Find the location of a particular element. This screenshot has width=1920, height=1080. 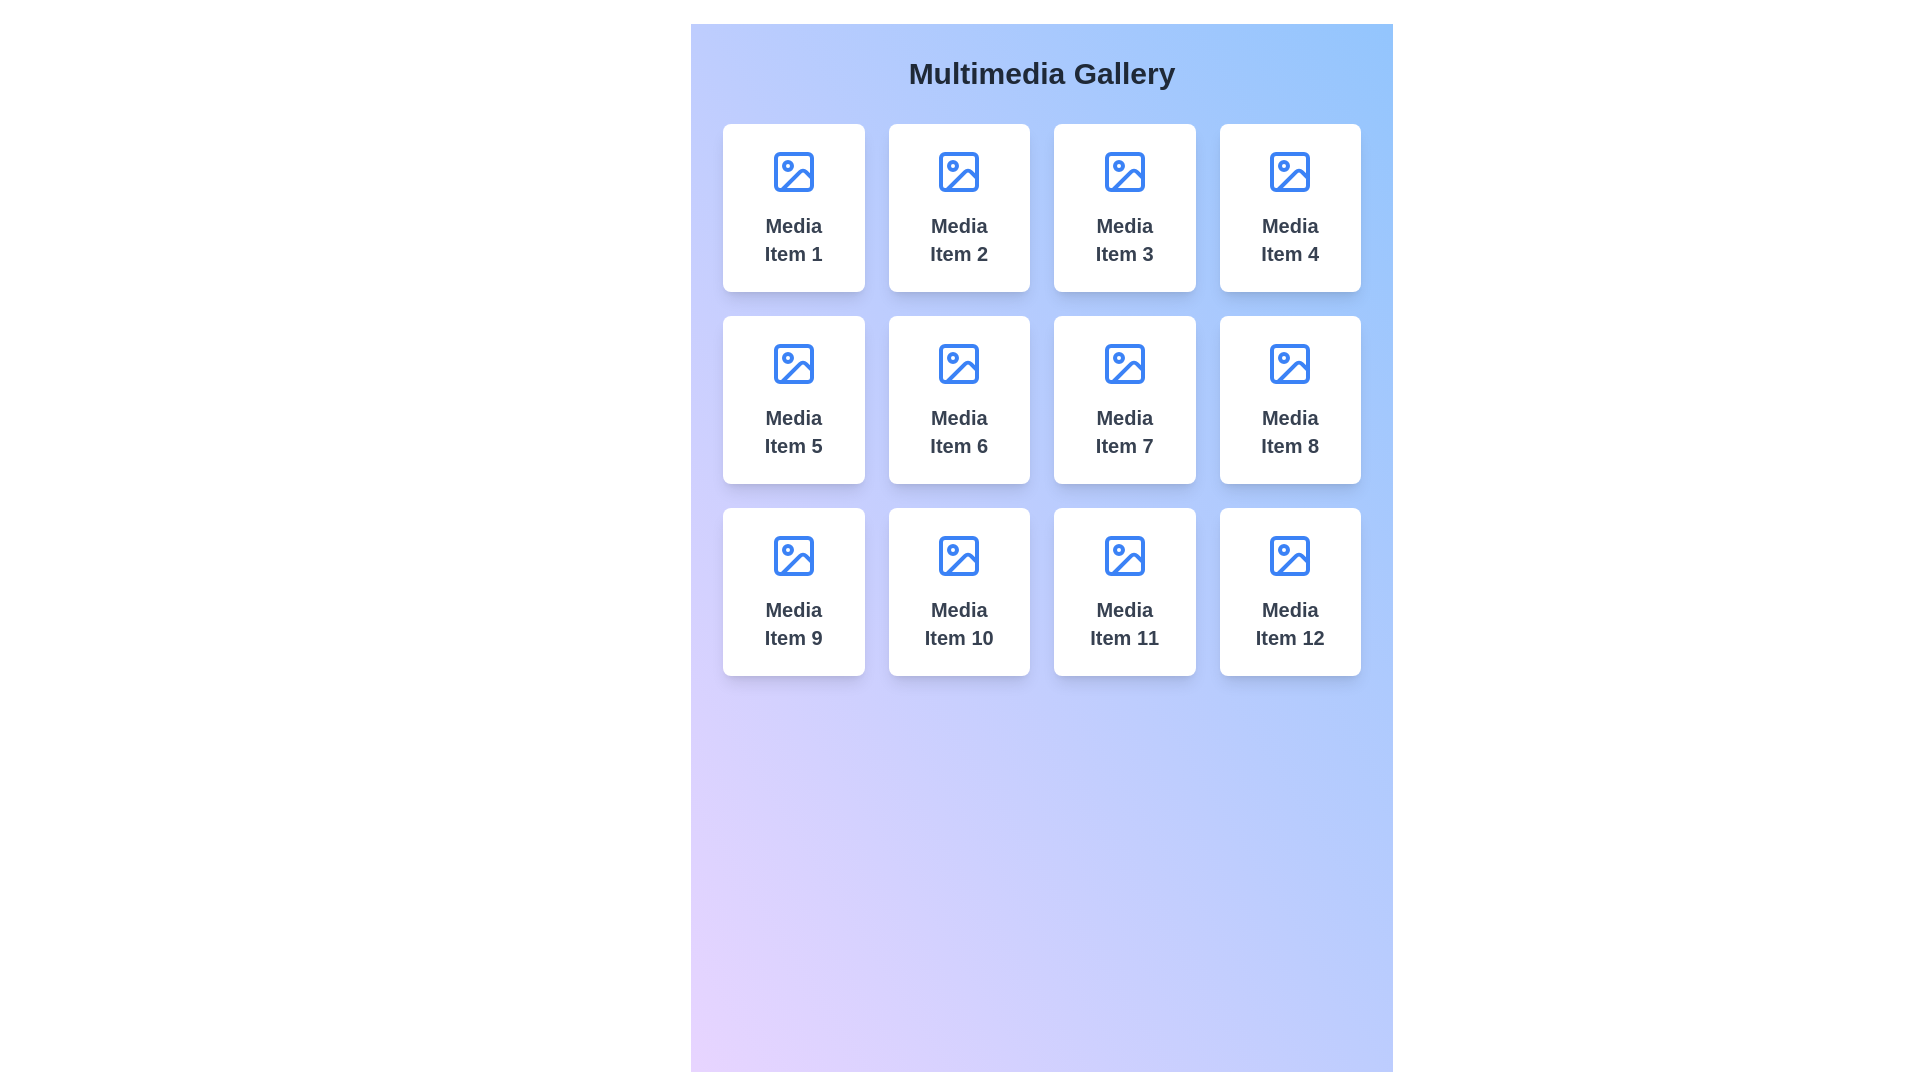

the Card element displaying 'Media Item 2' with a blue icon of an image placeholder, located in the second position of the first row in the grid layout is located at coordinates (958, 208).